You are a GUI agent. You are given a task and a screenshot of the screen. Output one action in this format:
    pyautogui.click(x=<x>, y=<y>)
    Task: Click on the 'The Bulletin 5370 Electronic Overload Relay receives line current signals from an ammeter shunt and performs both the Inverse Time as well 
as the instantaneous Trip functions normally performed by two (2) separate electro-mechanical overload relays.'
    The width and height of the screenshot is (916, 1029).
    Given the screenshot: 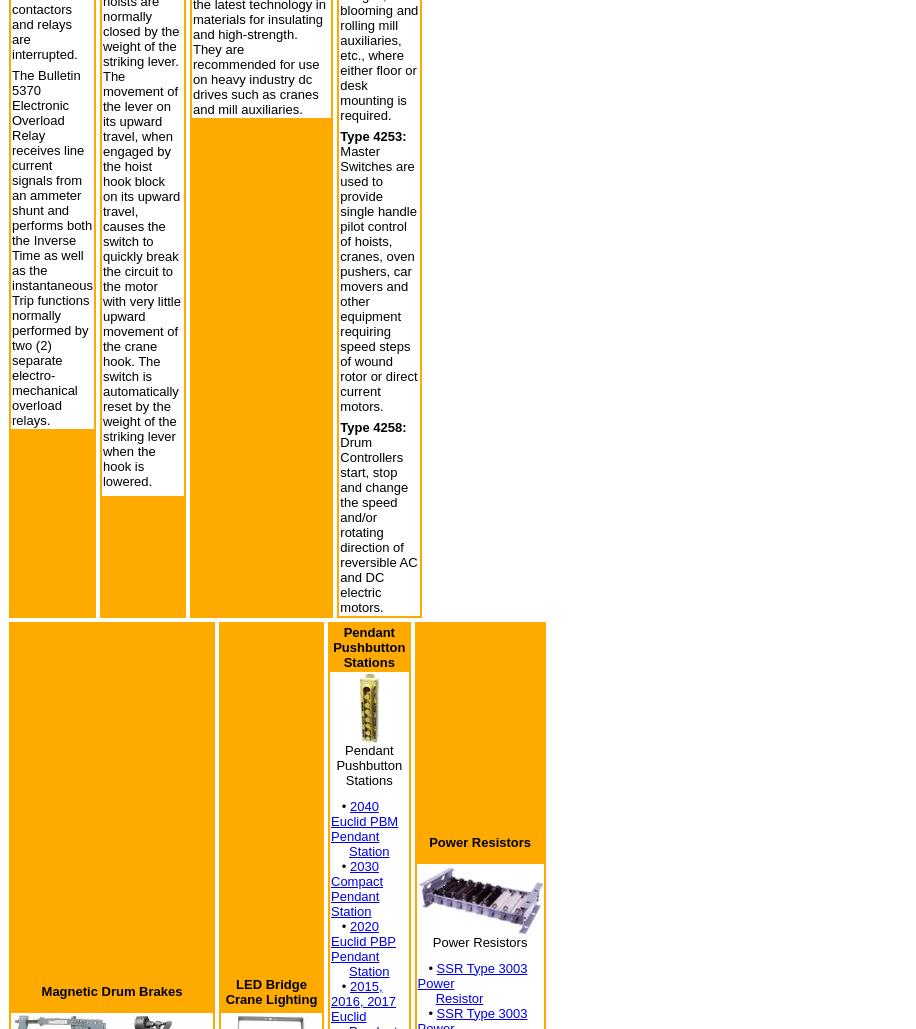 What is the action you would take?
    pyautogui.click(x=52, y=245)
    